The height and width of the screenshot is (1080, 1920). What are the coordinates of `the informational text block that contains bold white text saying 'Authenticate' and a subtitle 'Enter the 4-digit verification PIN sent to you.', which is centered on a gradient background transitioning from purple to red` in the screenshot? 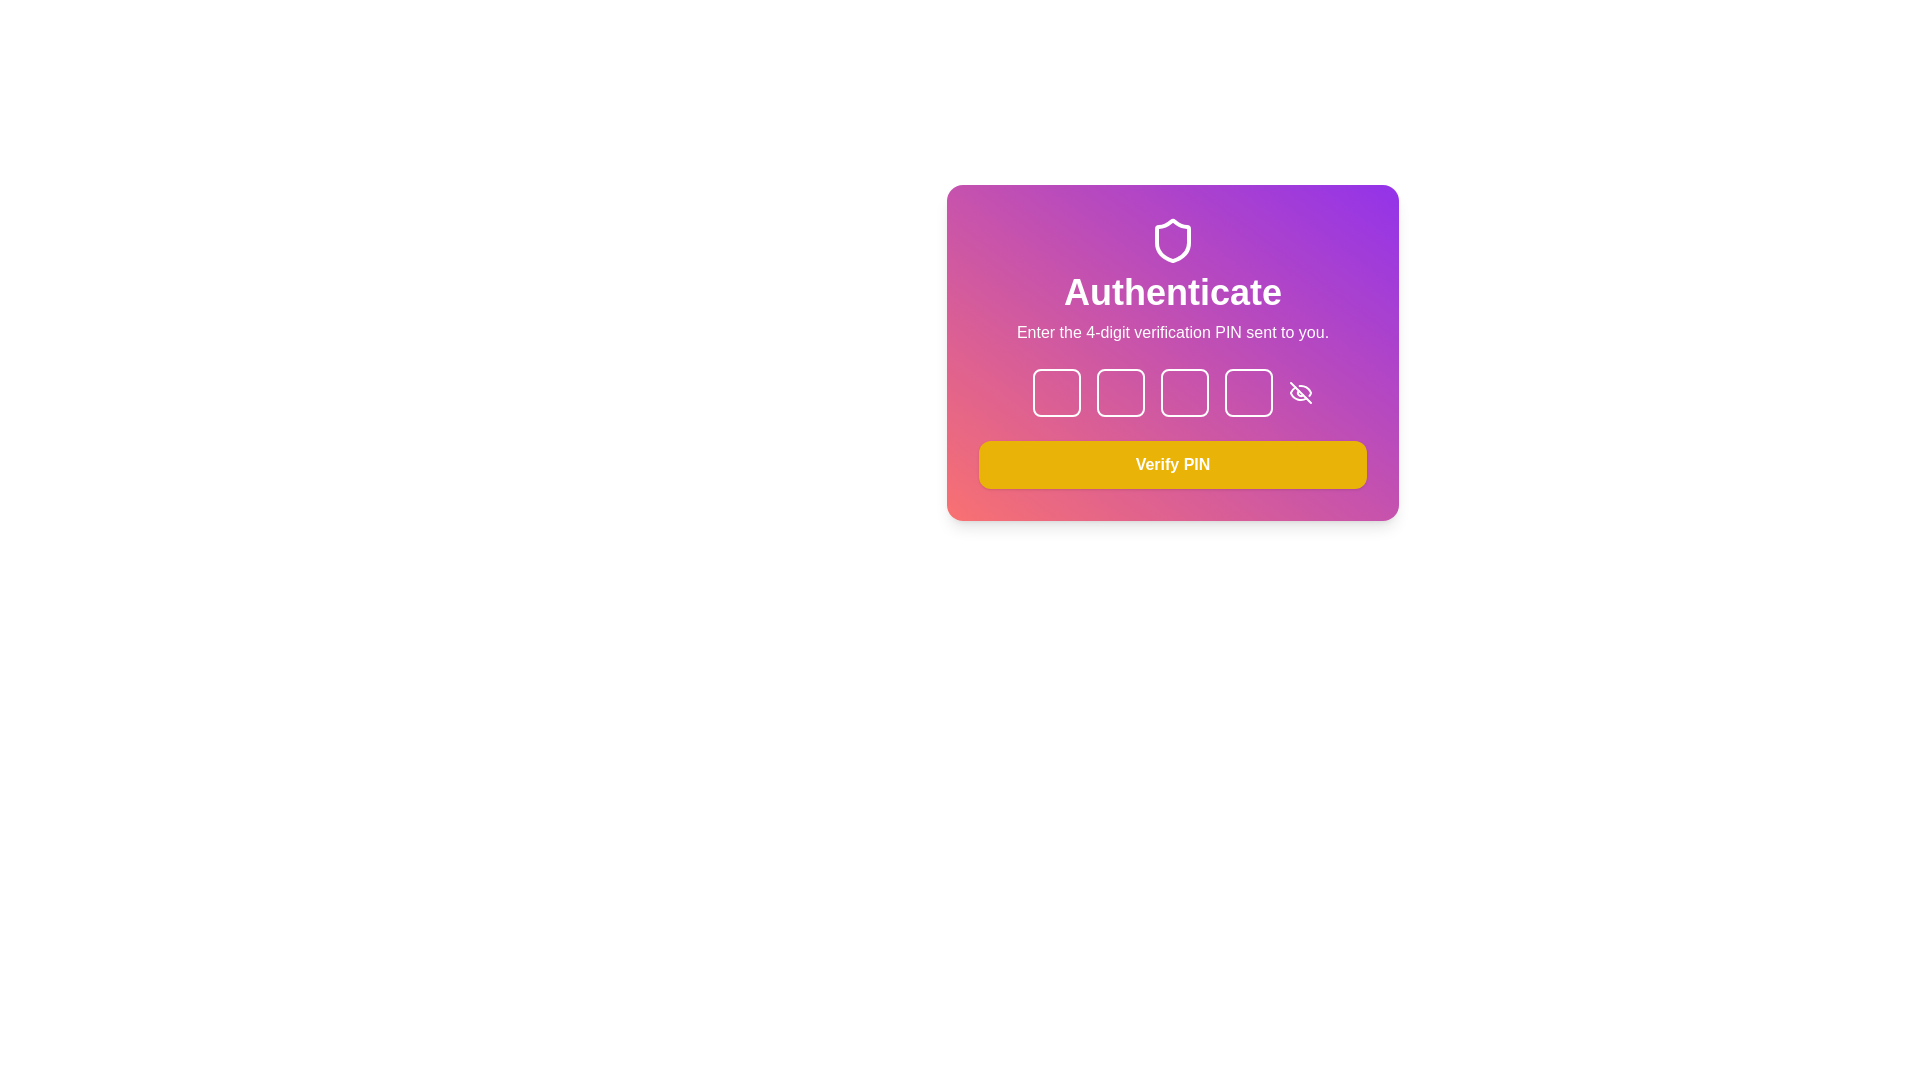 It's located at (1172, 281).